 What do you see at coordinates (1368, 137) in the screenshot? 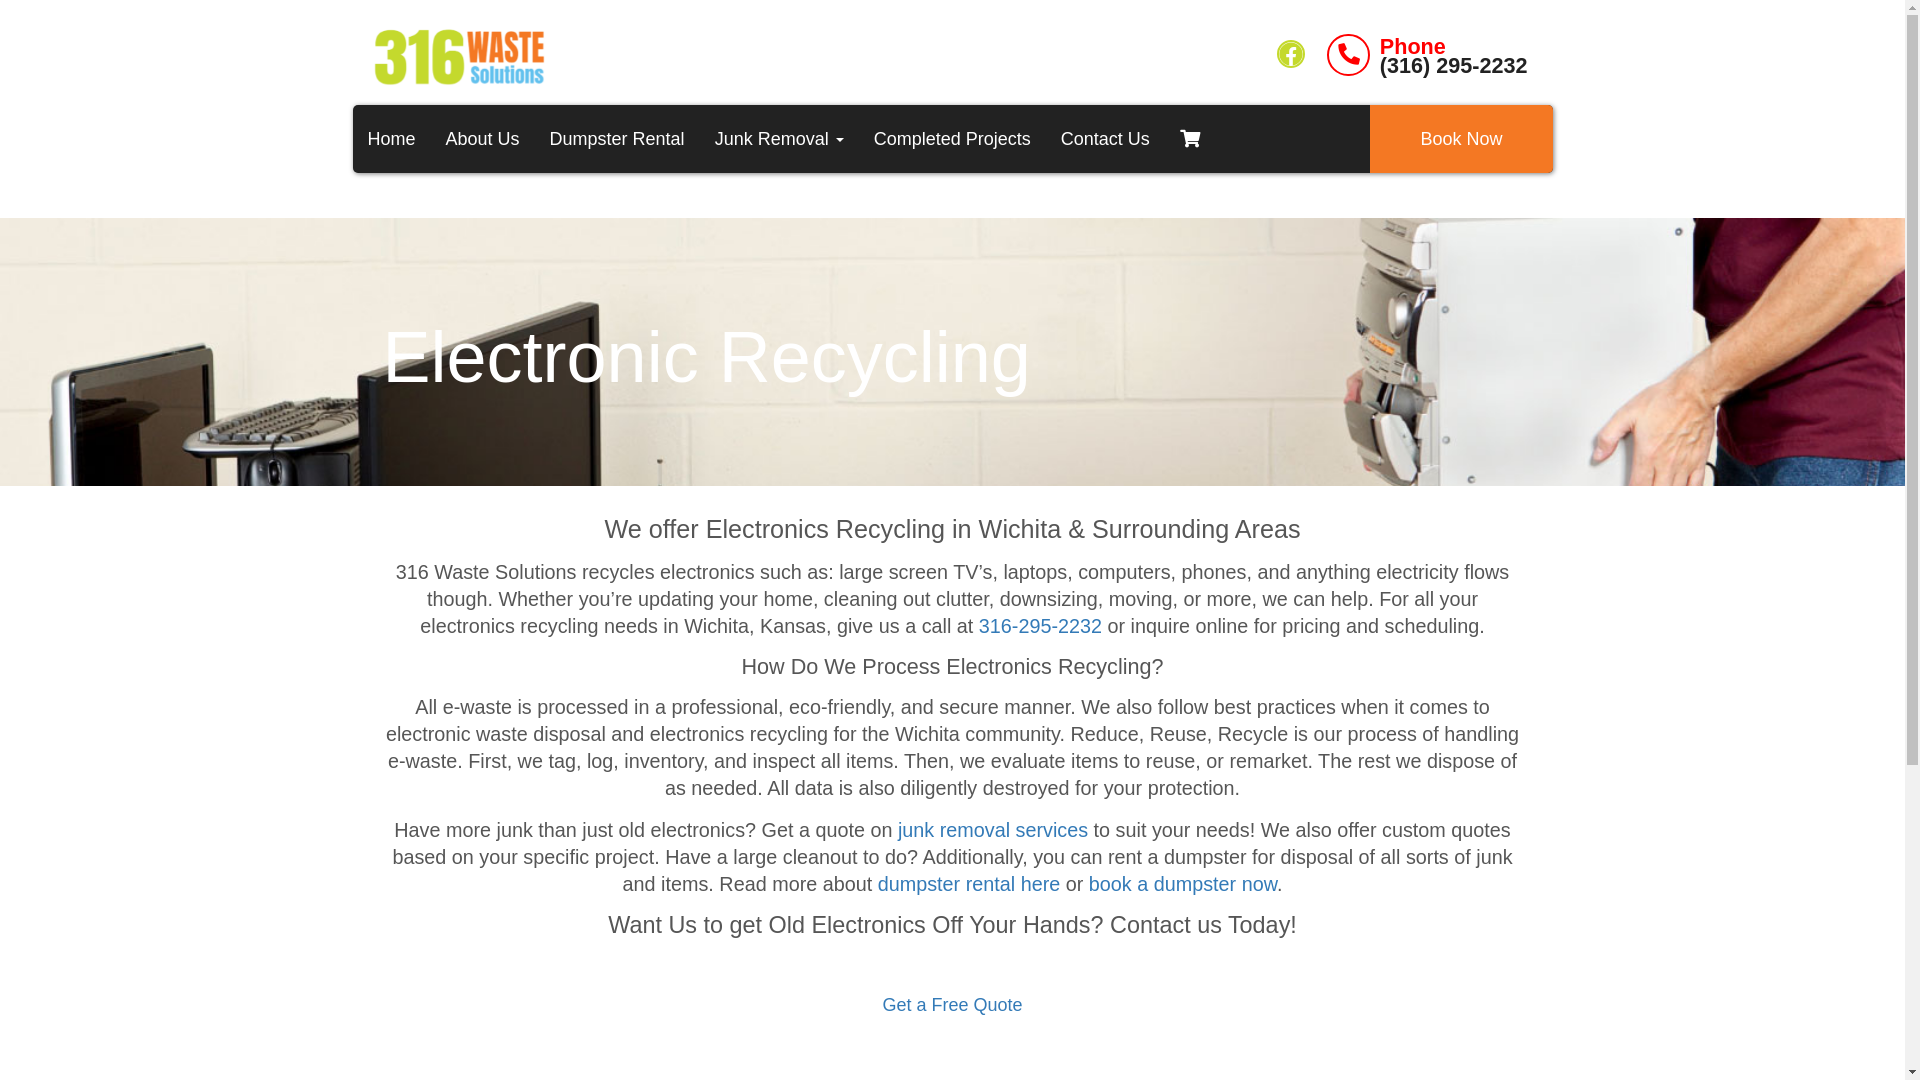
I see `'Book Now'` at bounding box center [1368, 137].